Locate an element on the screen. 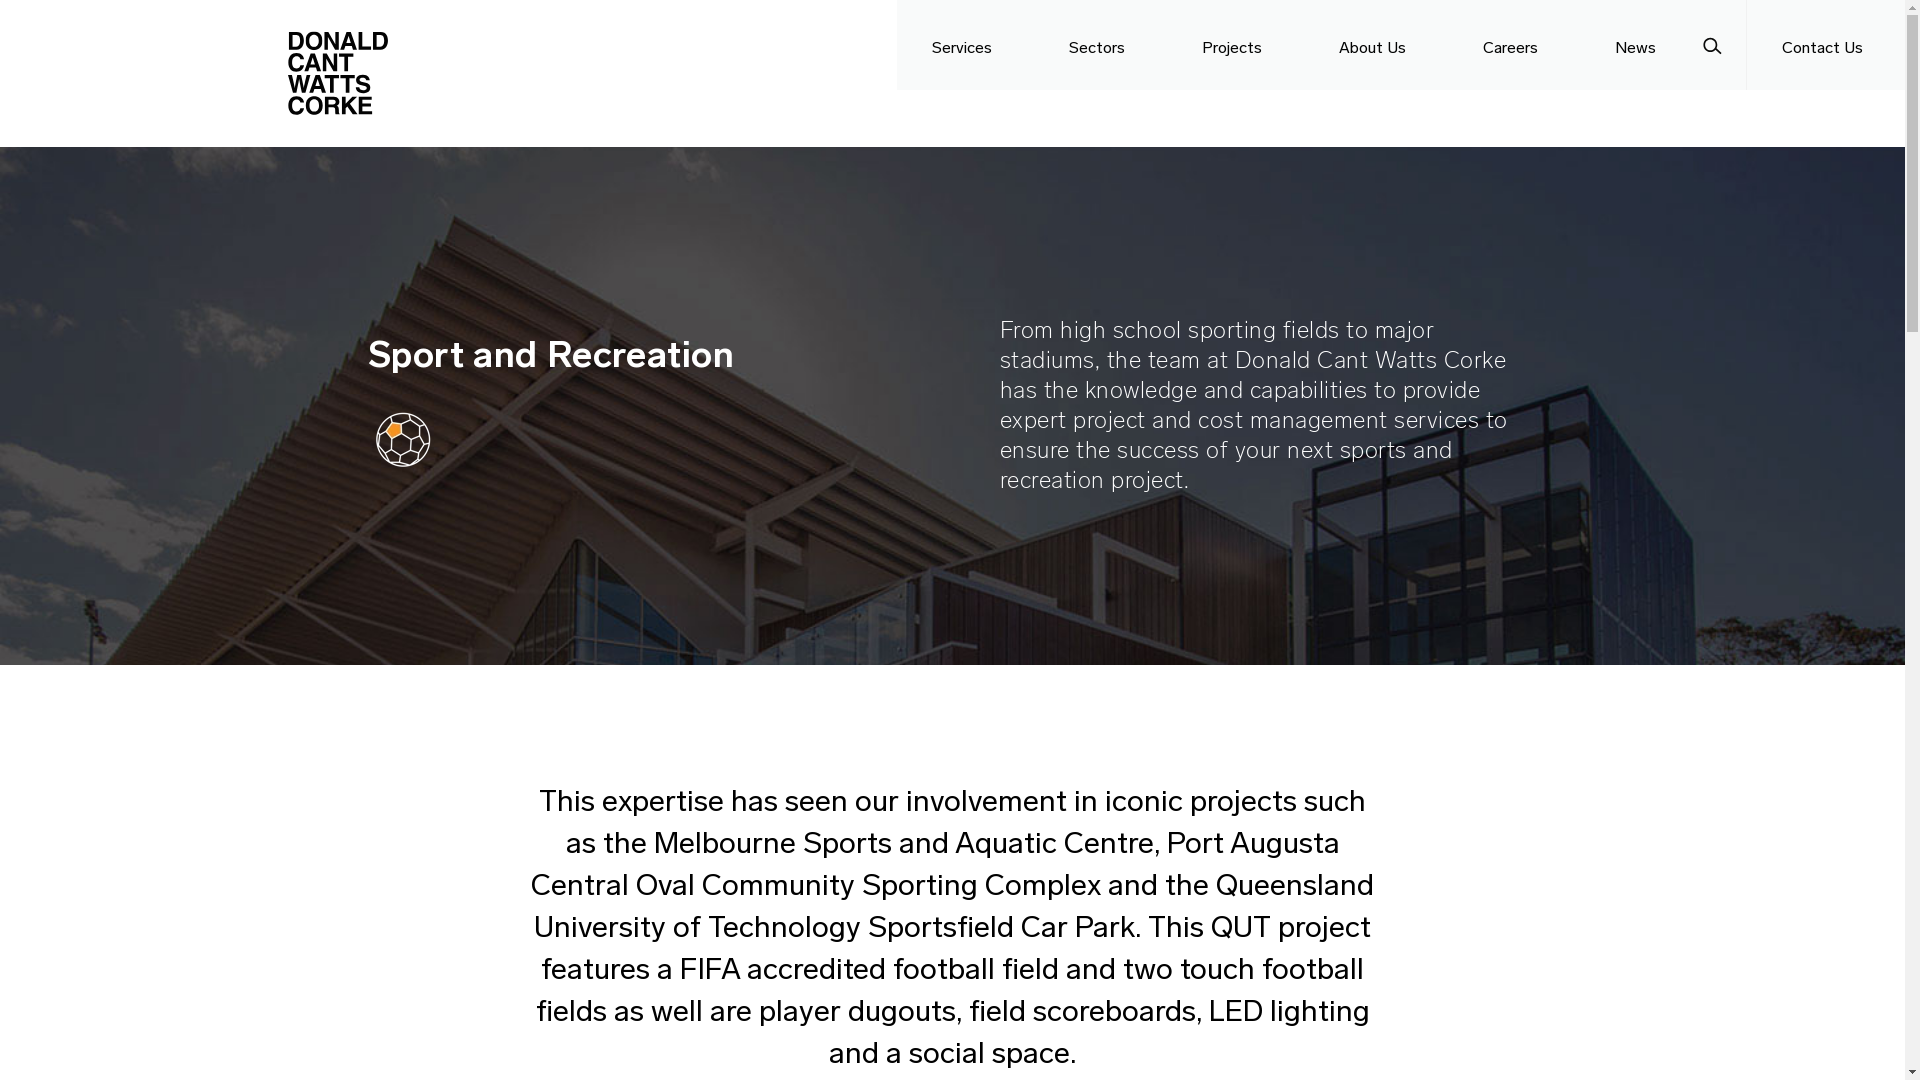  'Sport-Icon-White.png' is located at coordinates (402, 438).